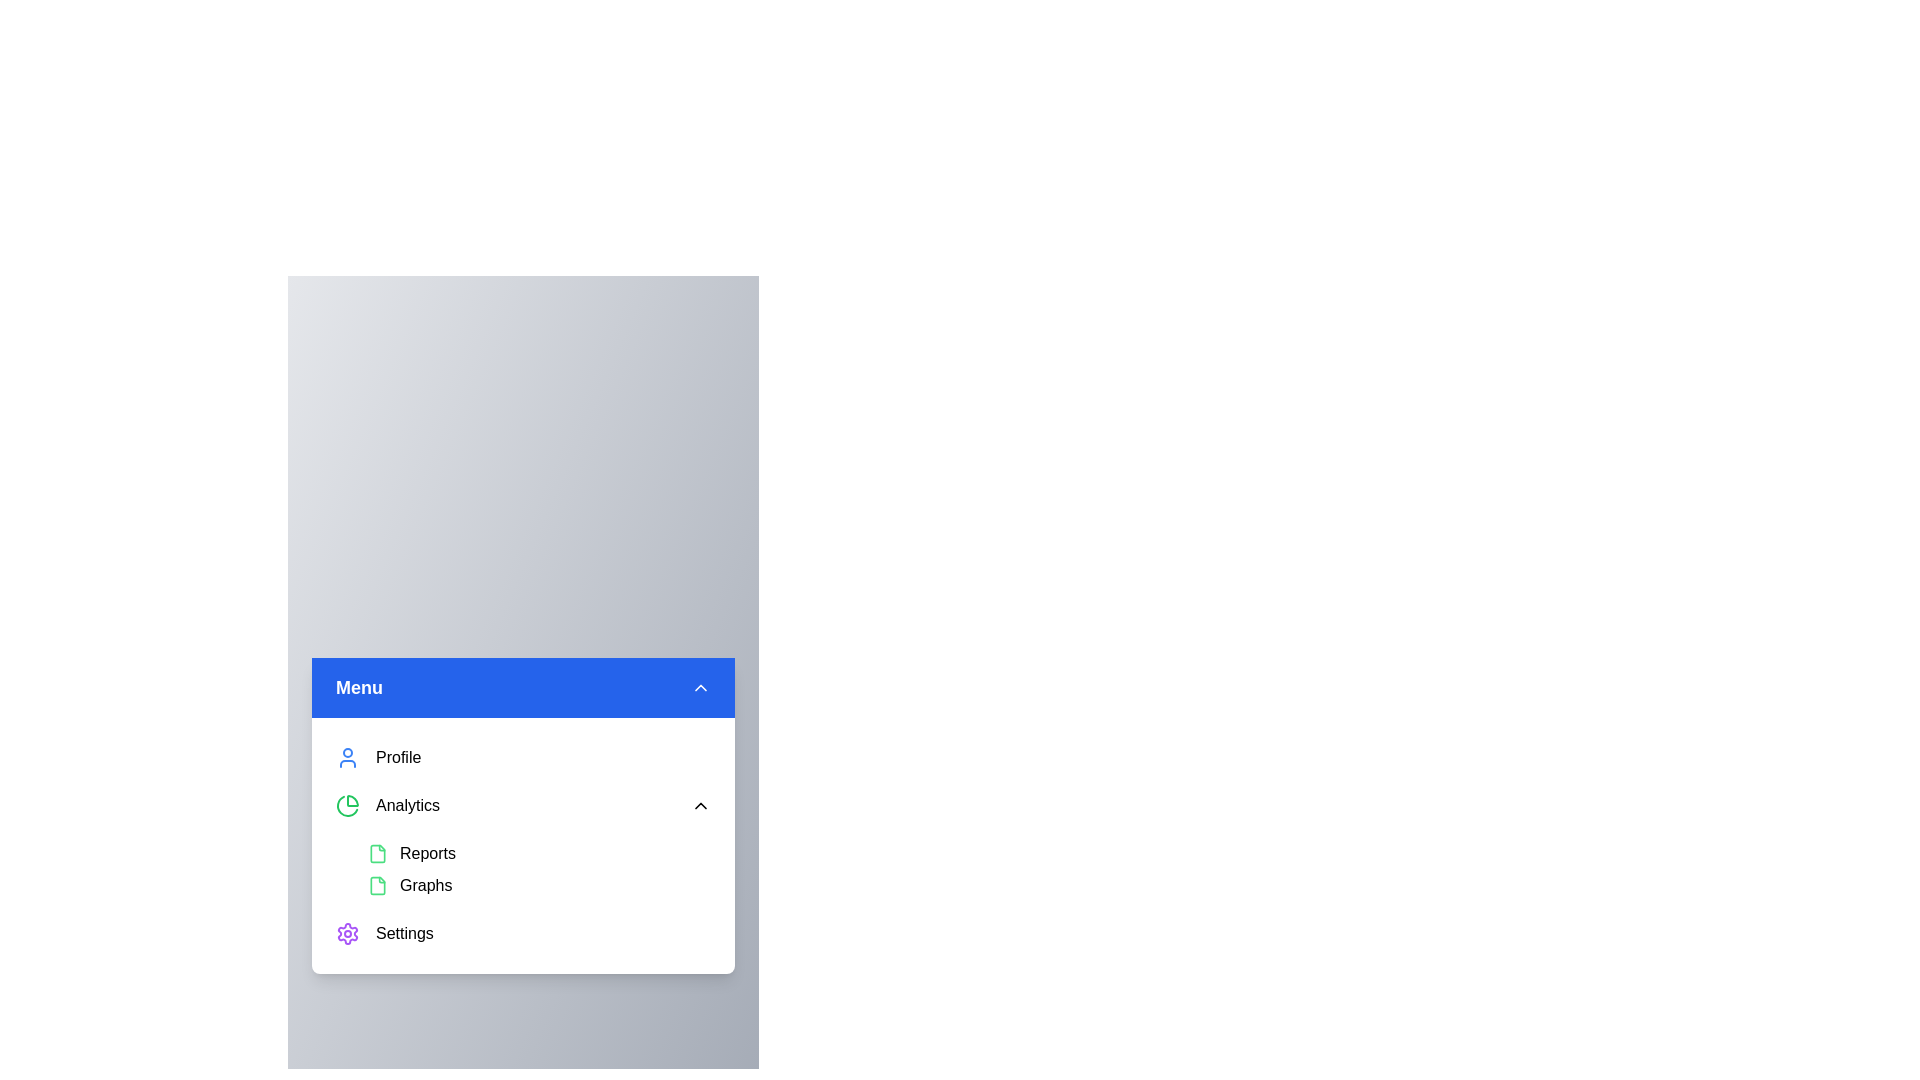 The height and width of the screenshot is (1080, 1920). What do you see at coordinates (347, 933) in the screenshot?
I see `the settings icon, which is the leftmost icon in the 'Settings' list item at the bottom of the menu, below the 'Graphs' sub-item of the 'Analytics' section` at bounding box center [347, 933].